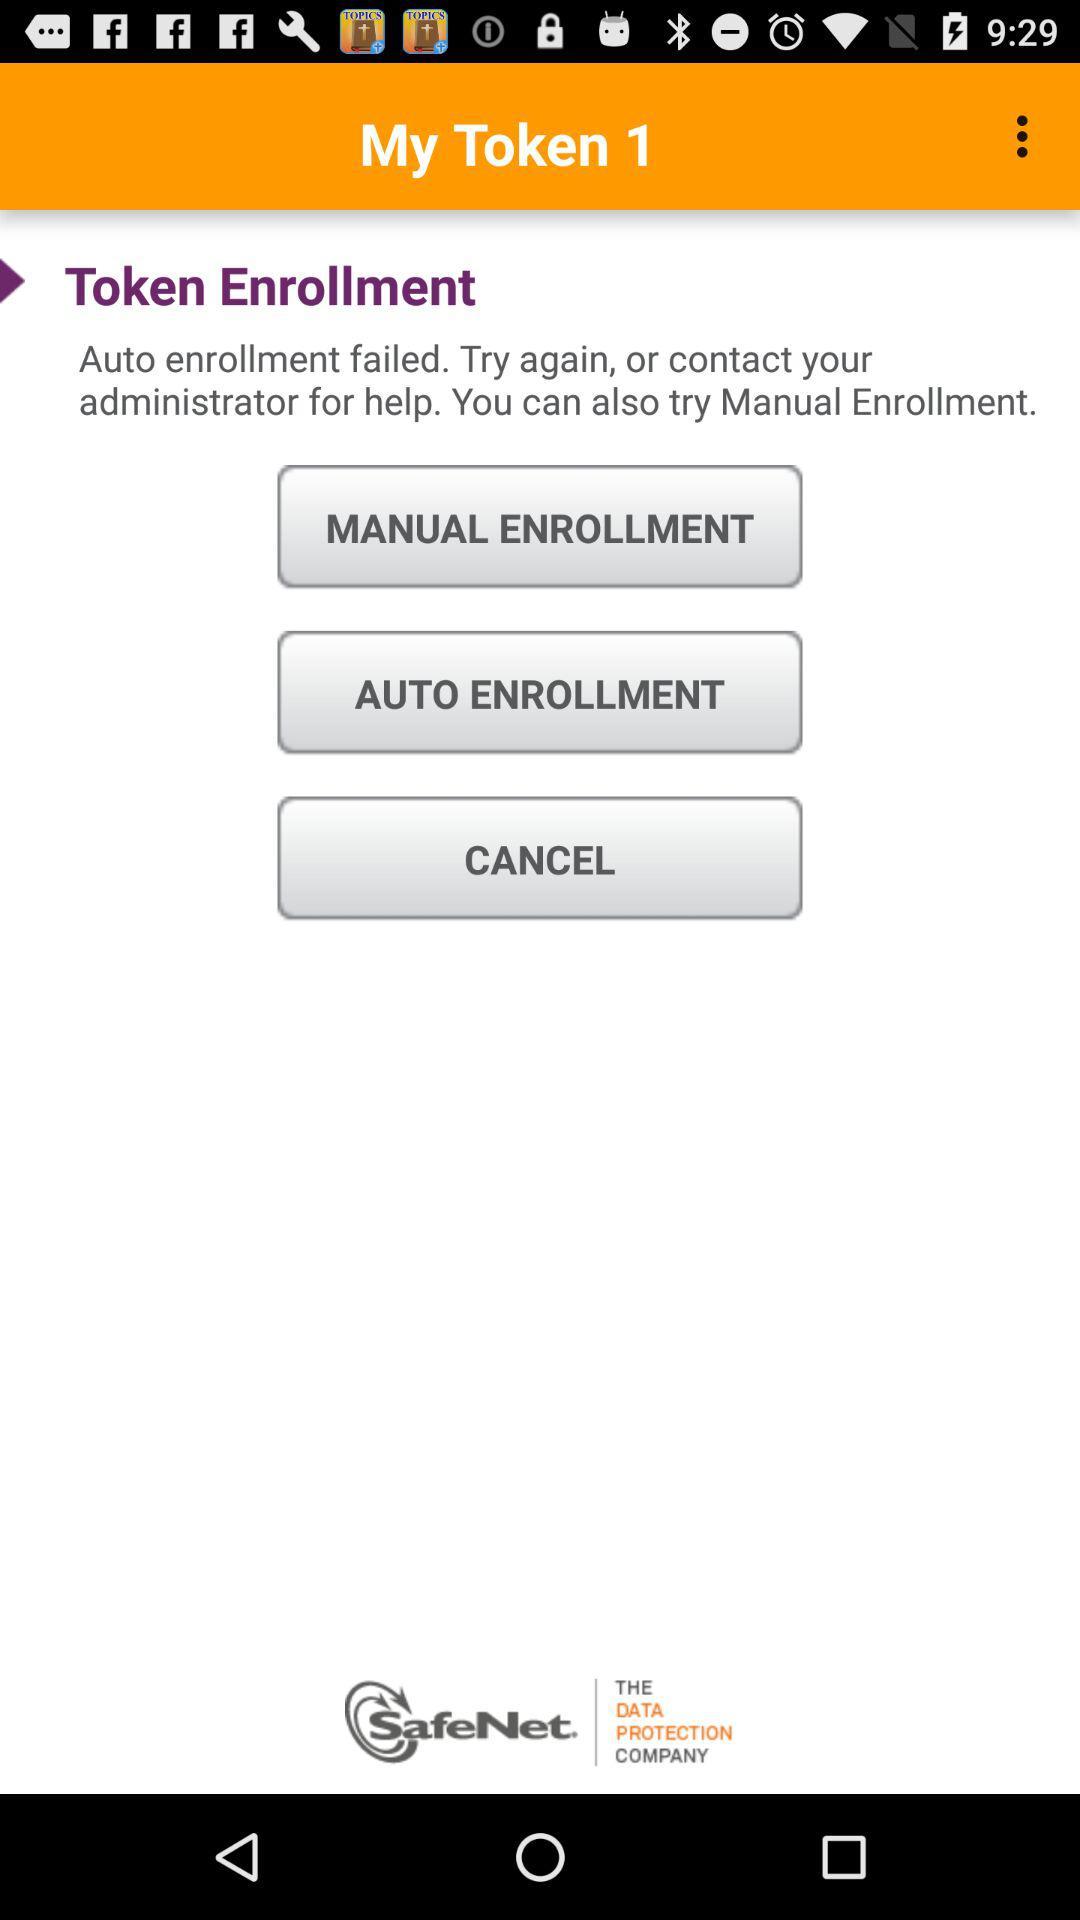 The image size is (1080, 1920). I want to click on the item at the top right corner, so click(1027, 135).